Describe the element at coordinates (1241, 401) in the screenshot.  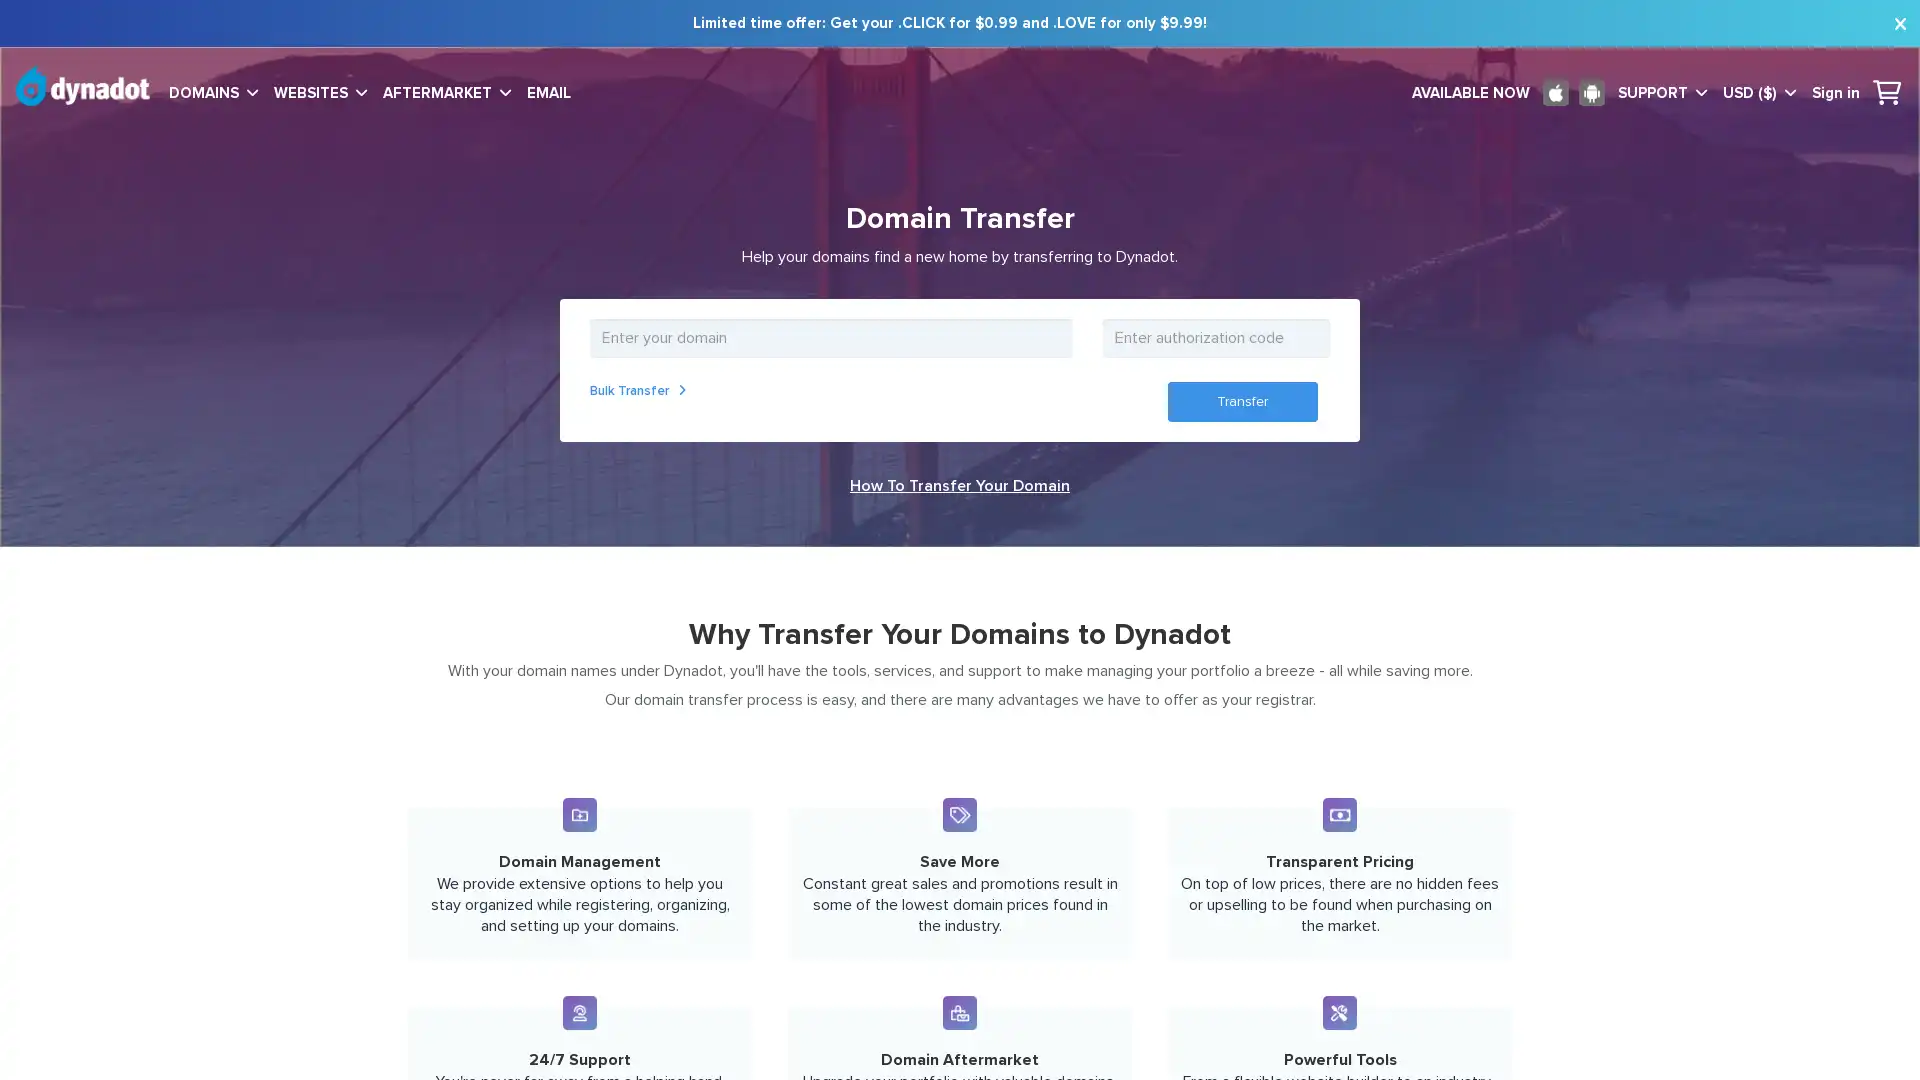
I see `Transfer` at that location.